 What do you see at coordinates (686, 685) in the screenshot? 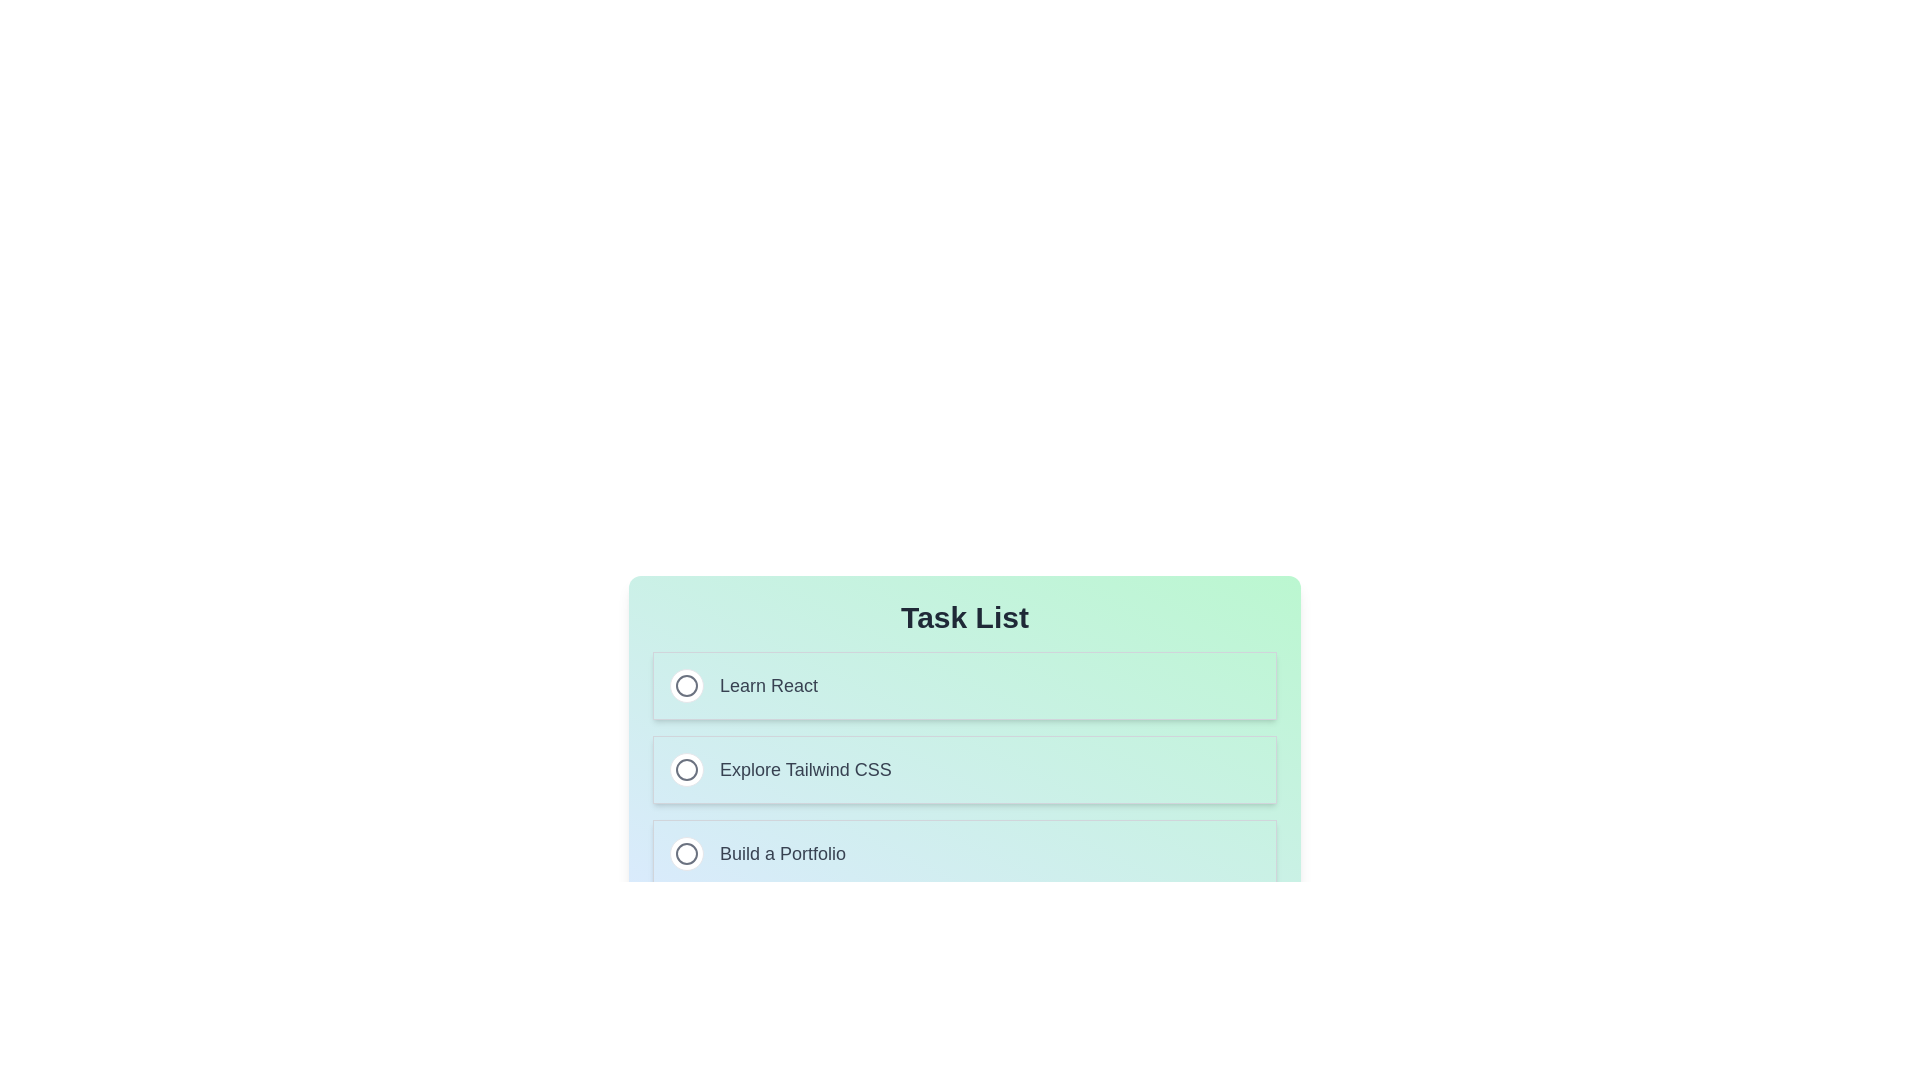
I see `the circular shape or SVG graphic element located in the topmost task item row, near the 'Learn React' text, for interaction` at bounding box center [686, 685].